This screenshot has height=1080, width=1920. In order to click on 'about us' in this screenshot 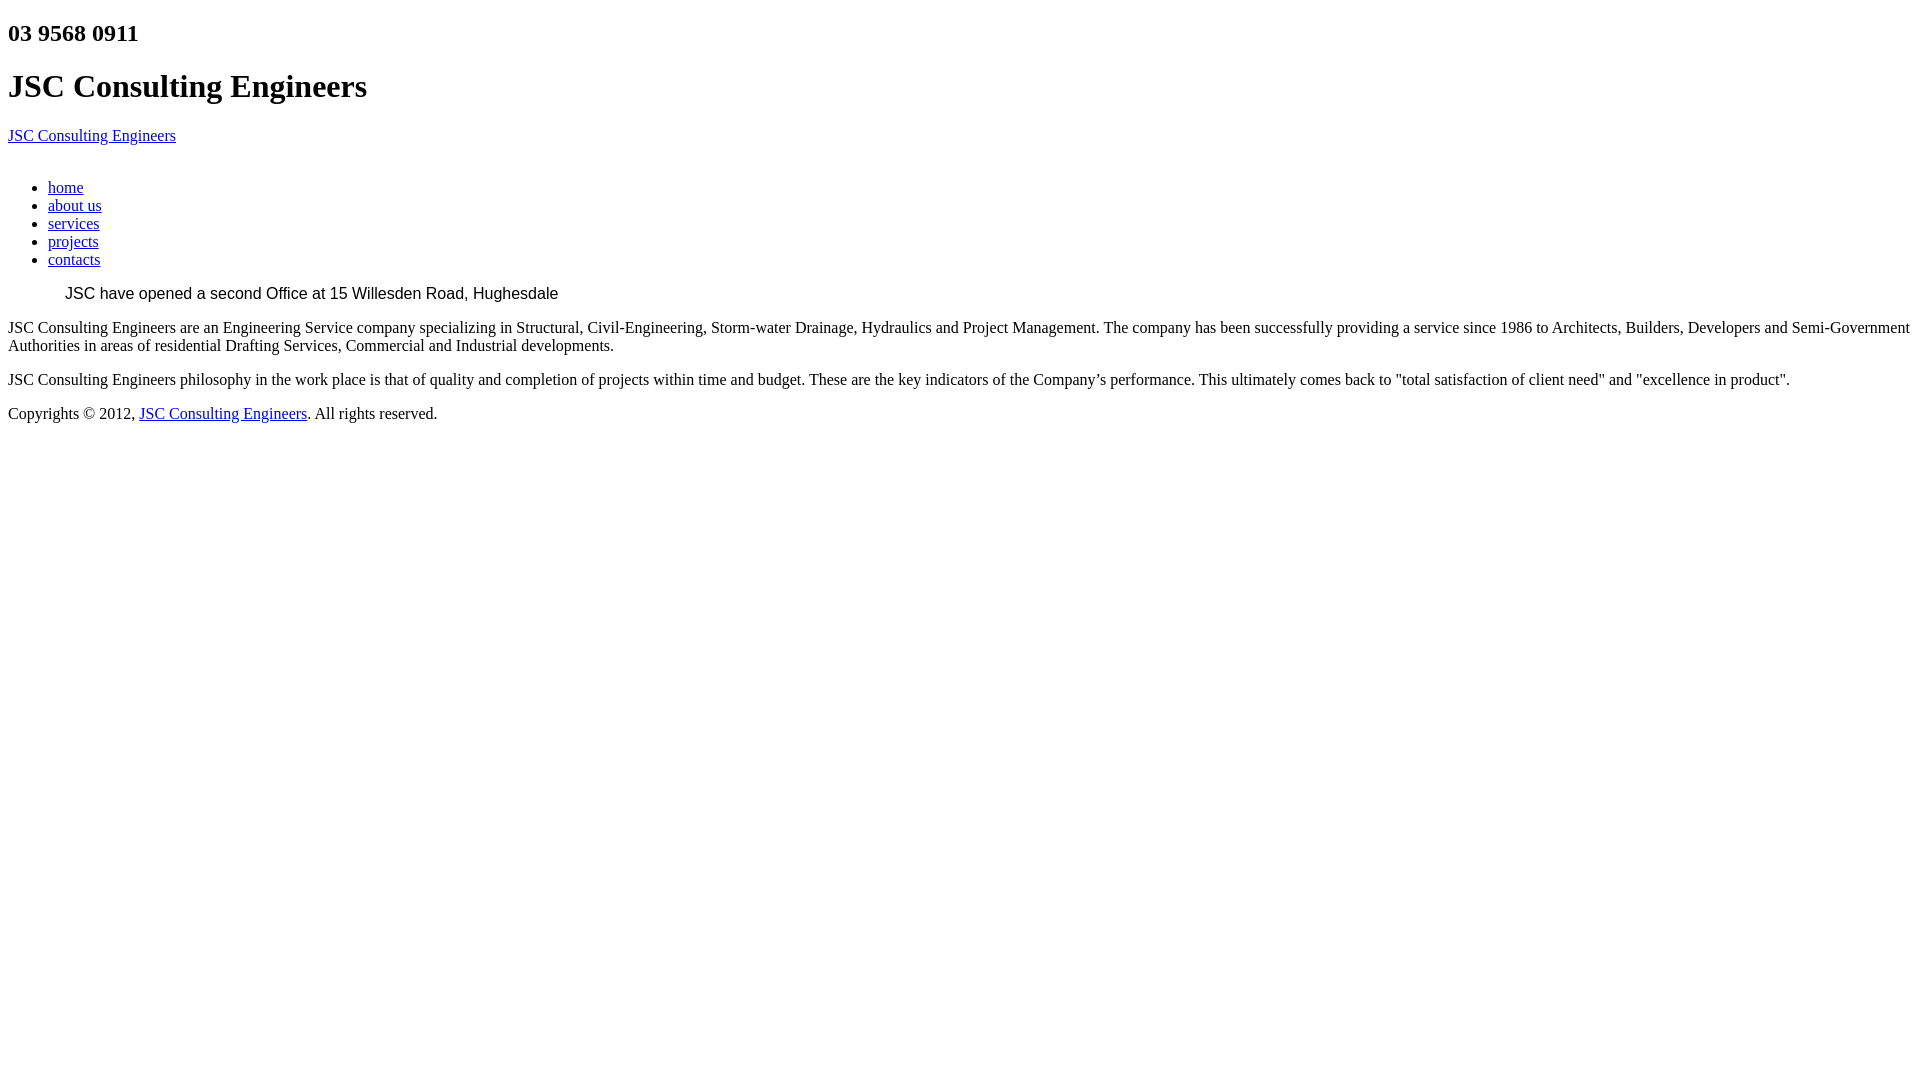, I will do `click(48, 205)`.